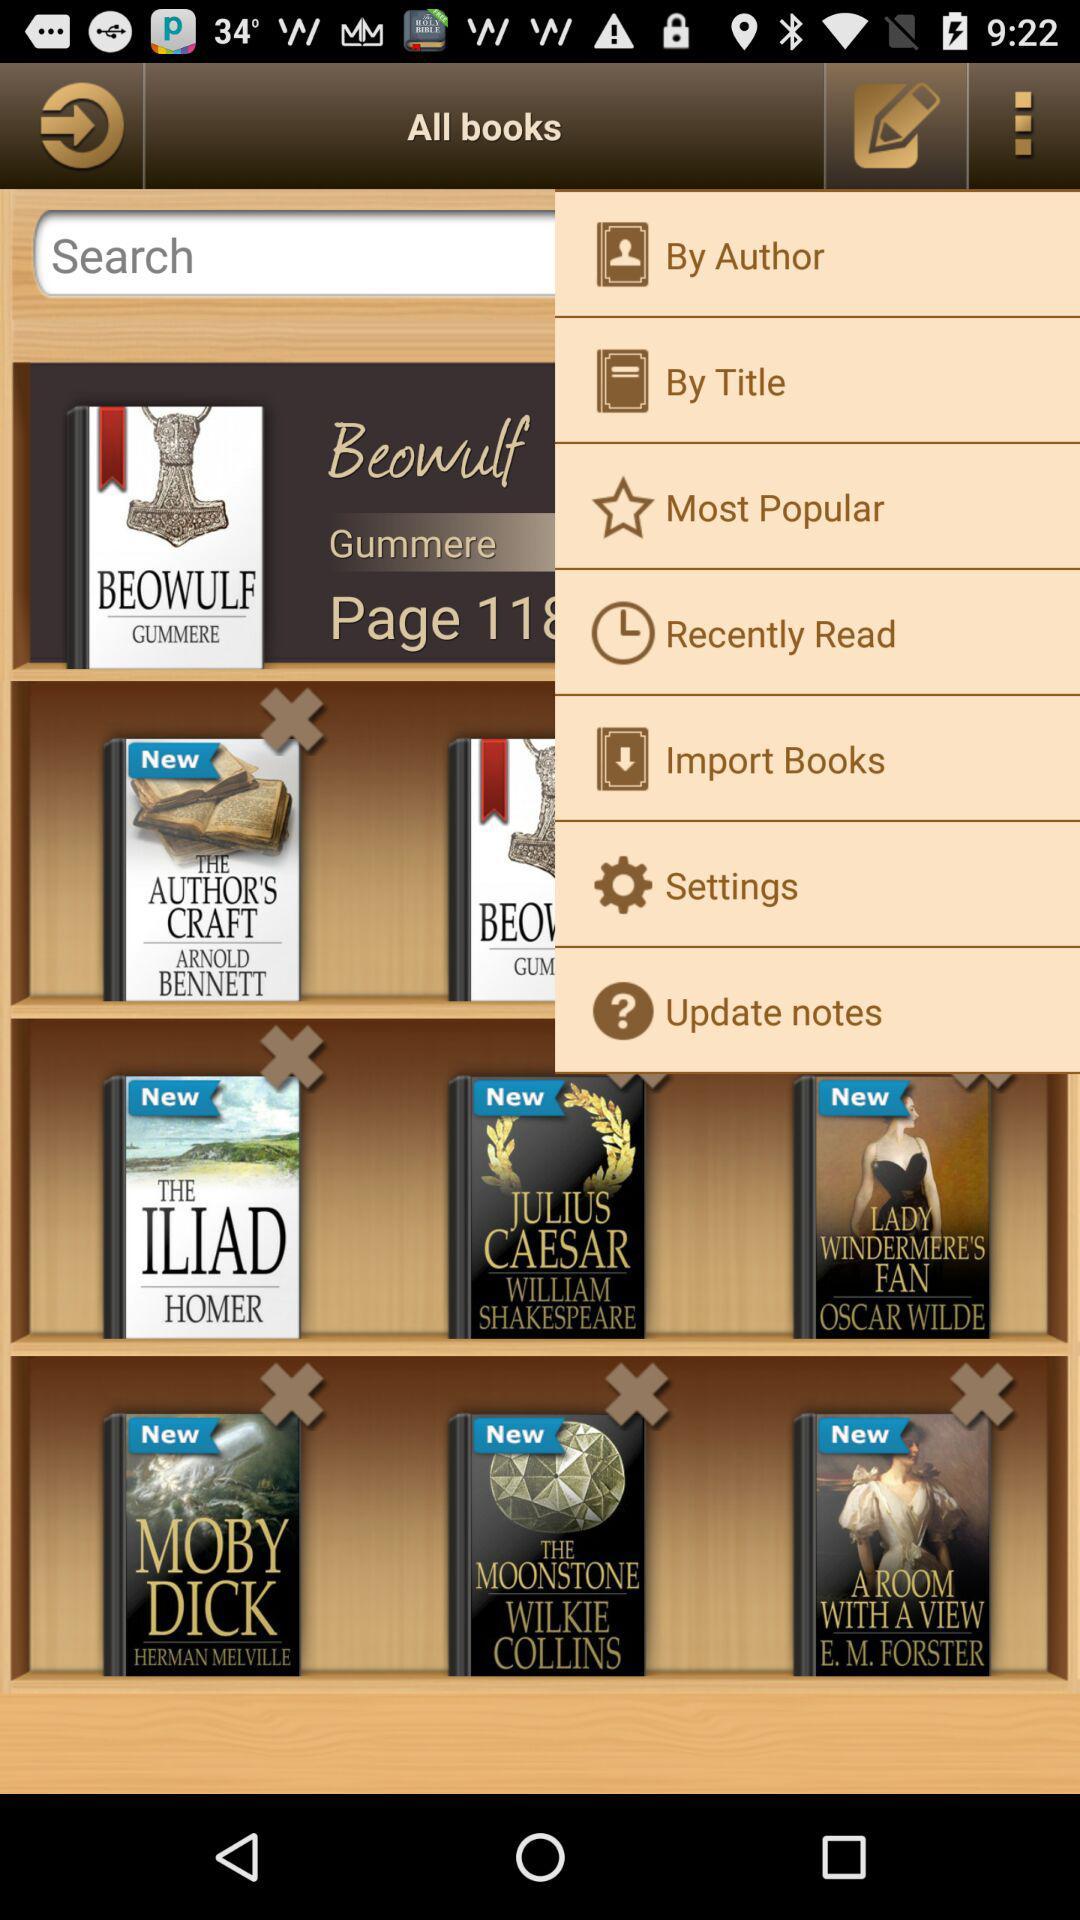  Describe the element at coordinates (1024, 133) in the screenshot. I see `the more icon` at that location.